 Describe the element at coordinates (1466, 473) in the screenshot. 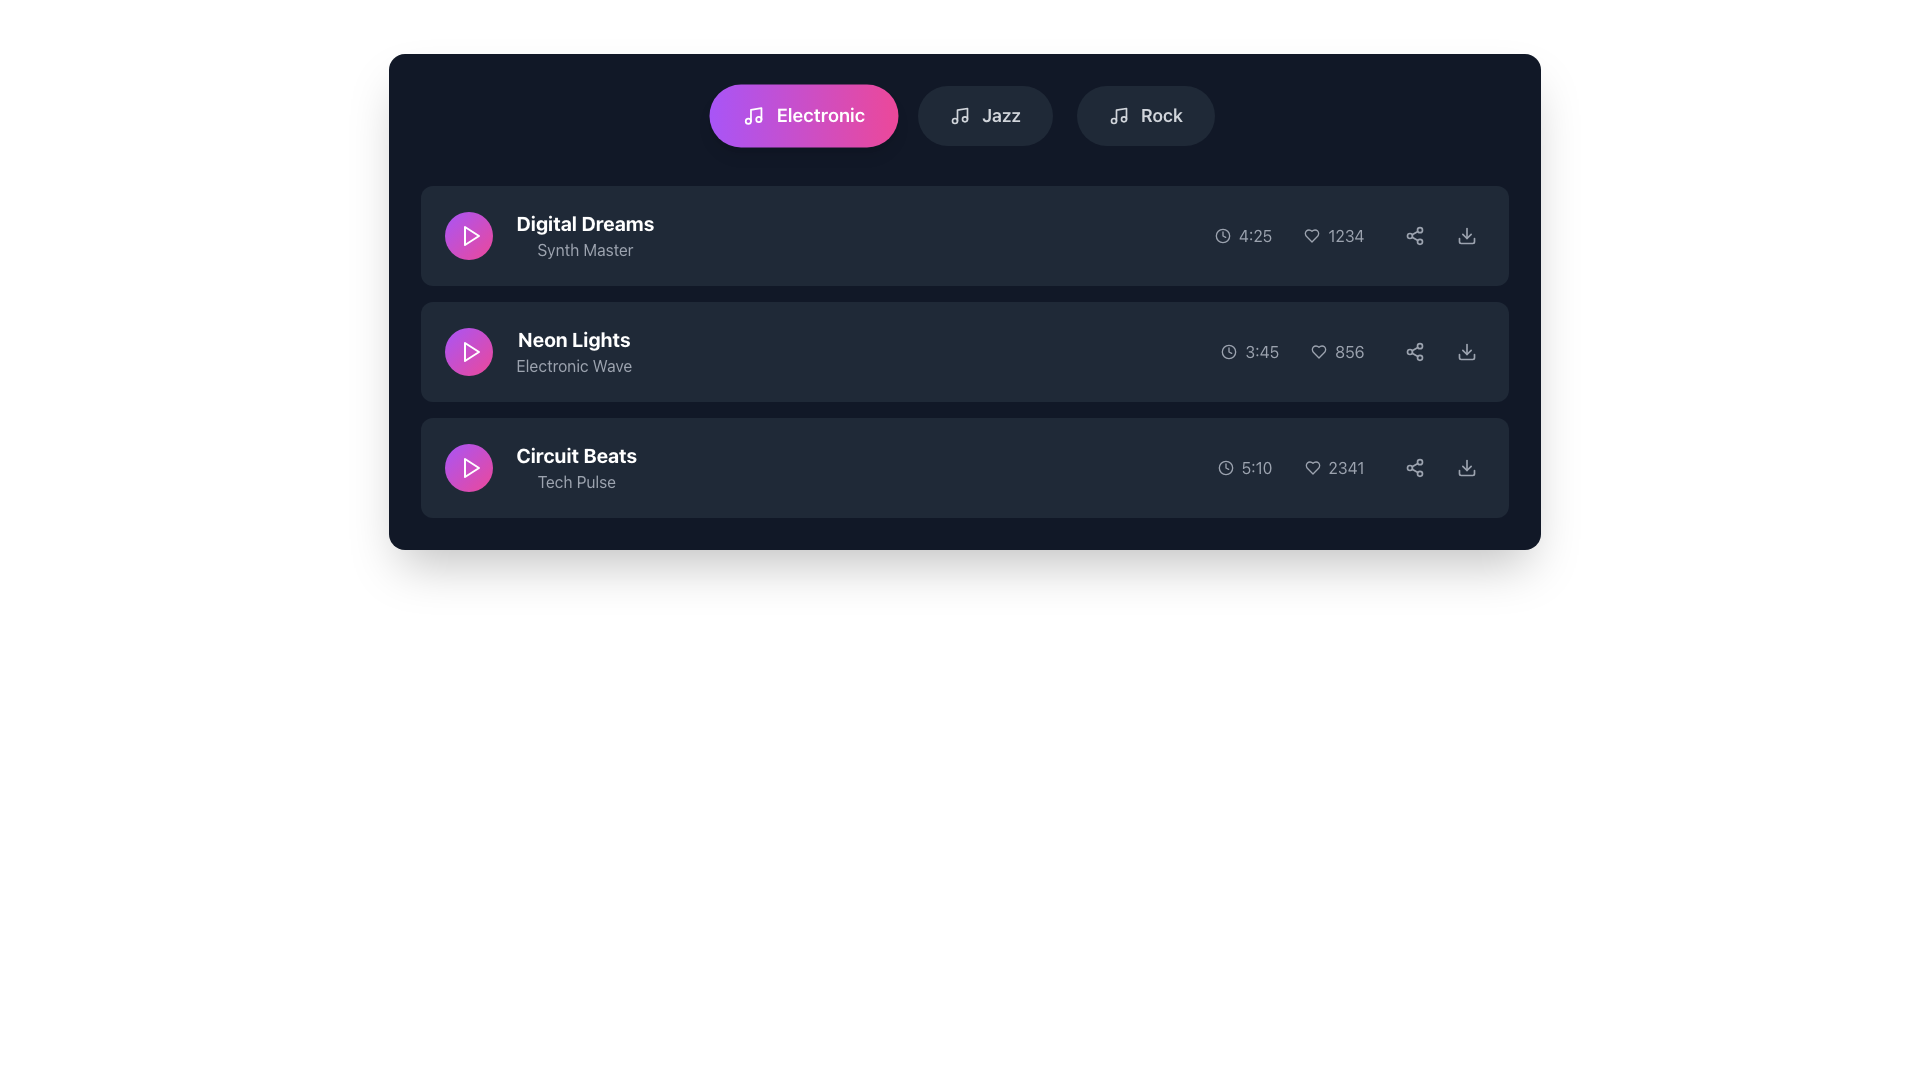

I see `the Vector Icon button for downloading the associated music track using keyboard navigation, located at the bottom of the third music track entry, to the right of the track's duration and likes indicator` at that location.